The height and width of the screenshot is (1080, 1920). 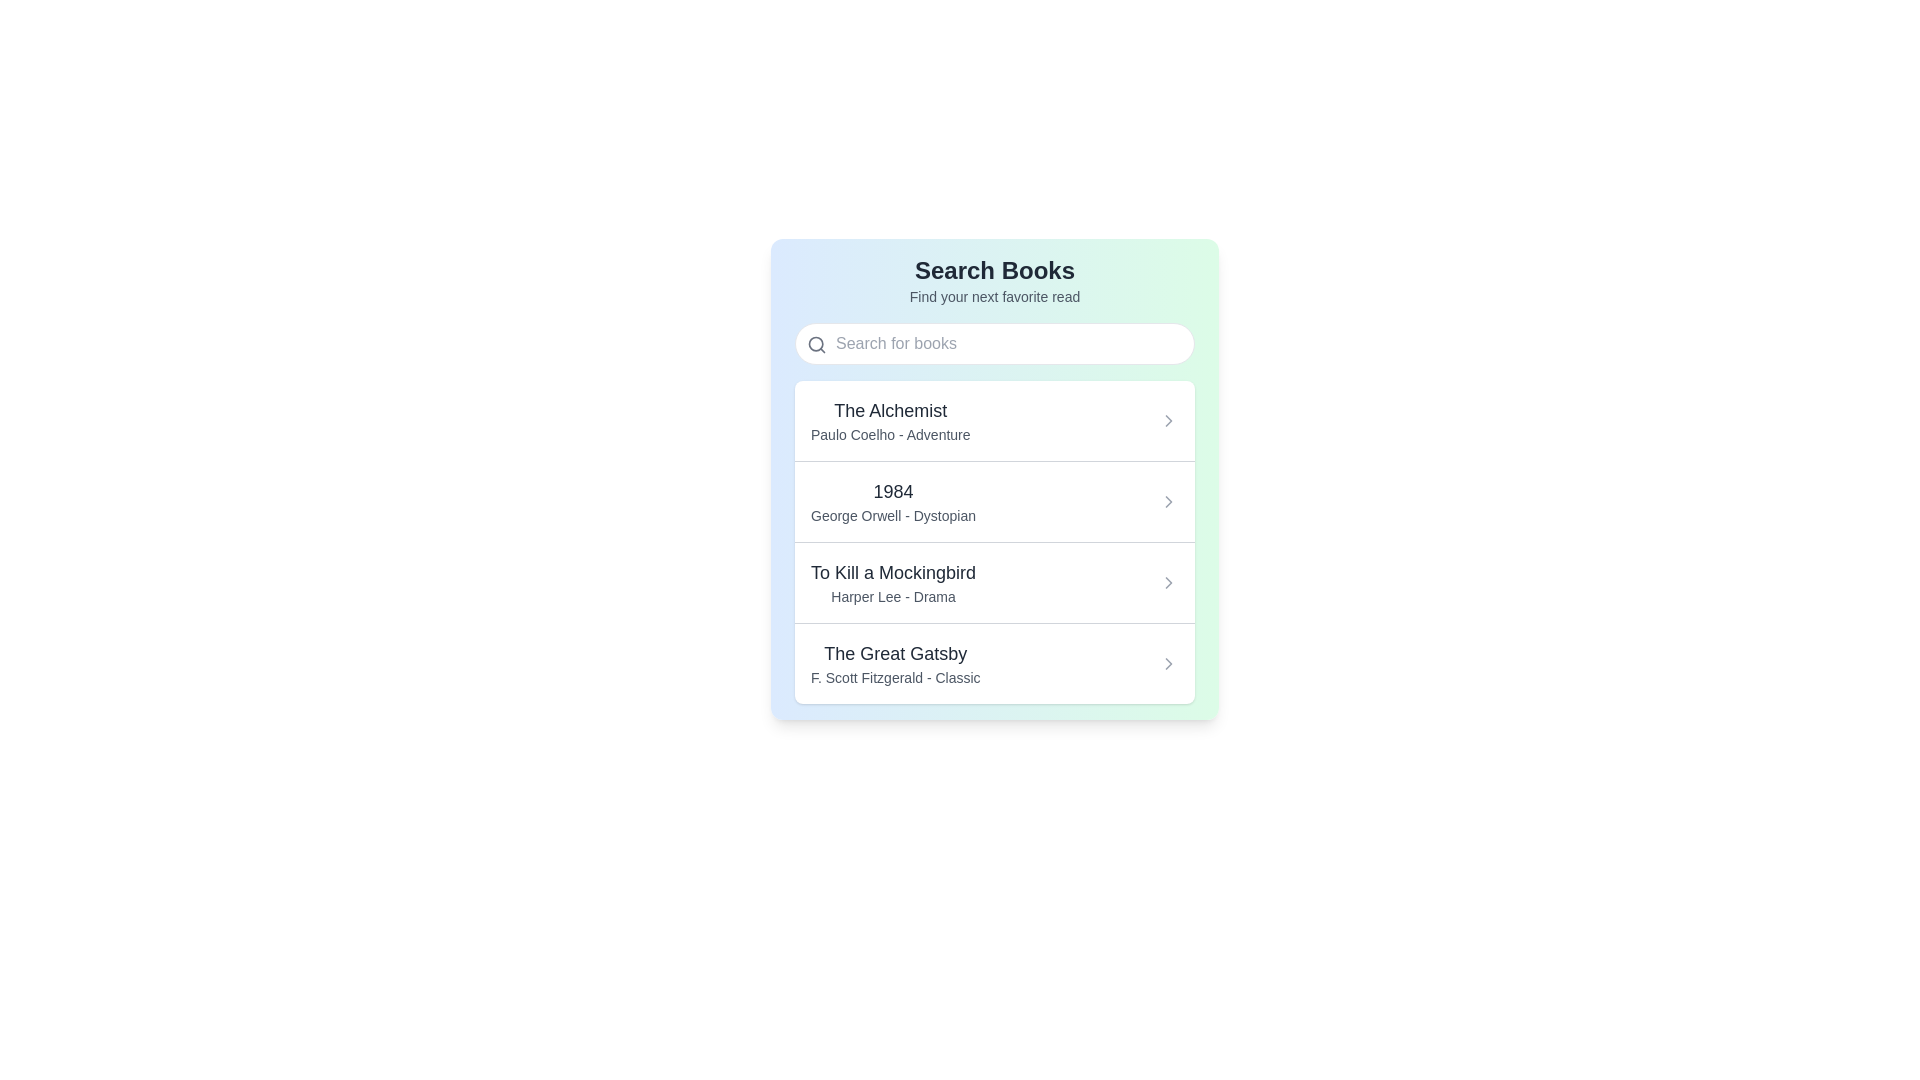 I want to click on the decorative graphical element of the search icon, located to the left of the text input field, so click(x=816, y=343).